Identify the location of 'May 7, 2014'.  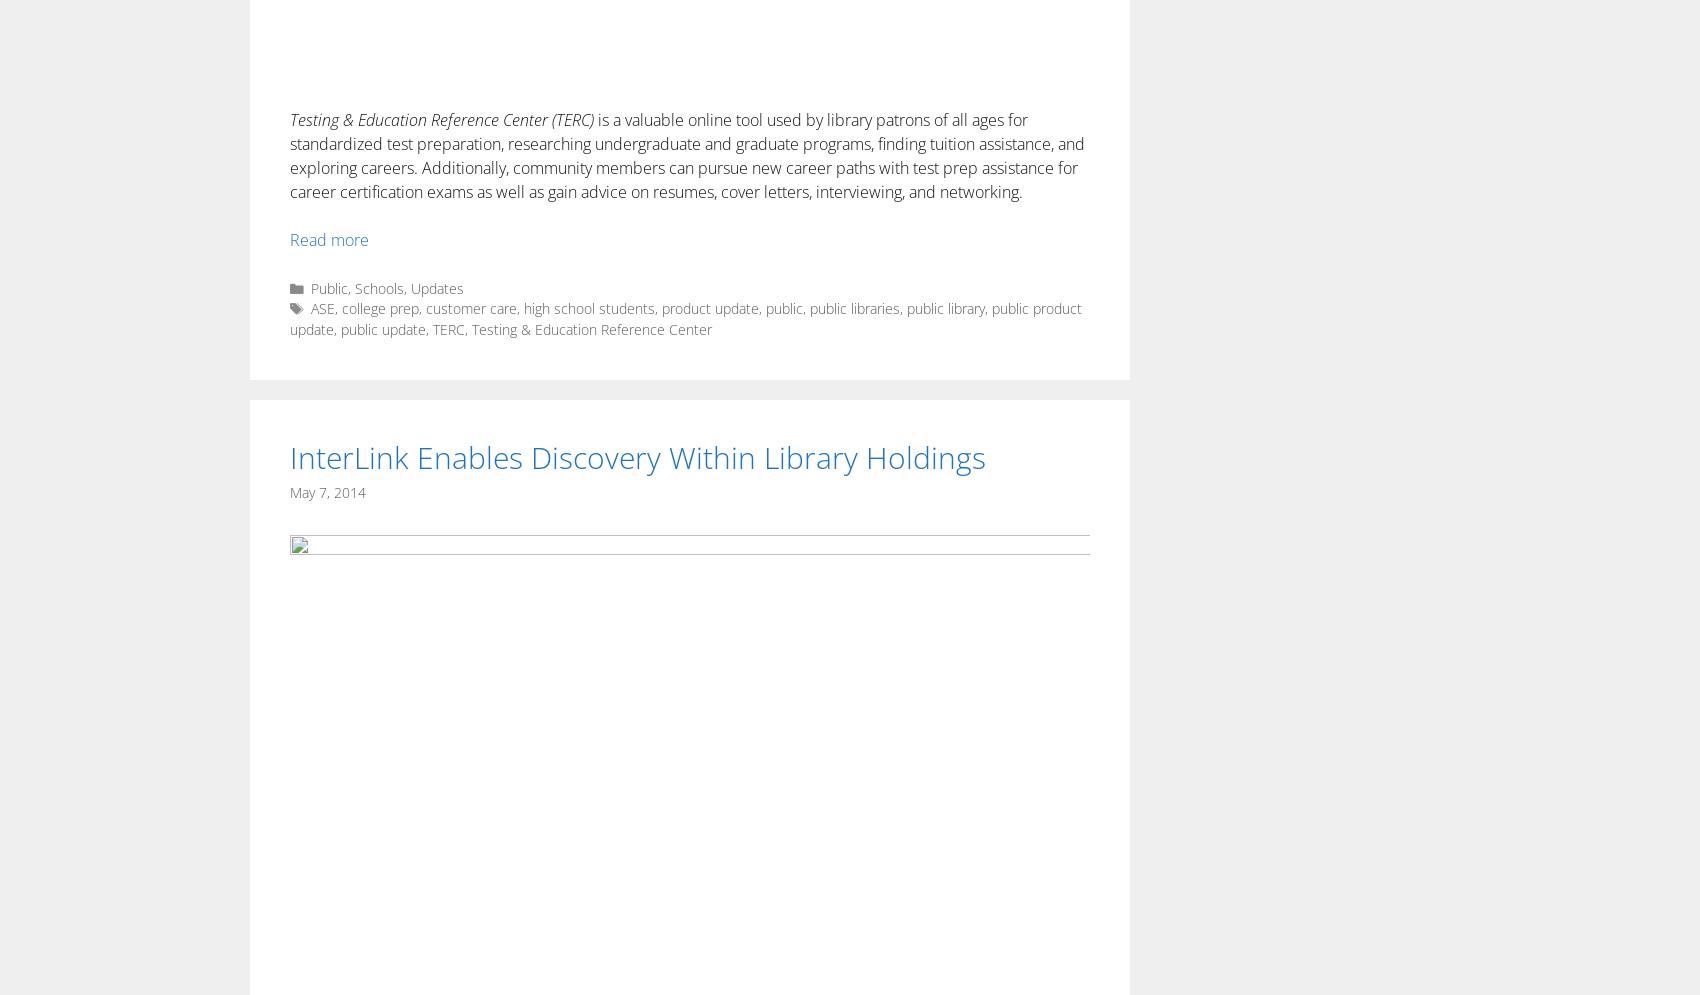
(326, 492).